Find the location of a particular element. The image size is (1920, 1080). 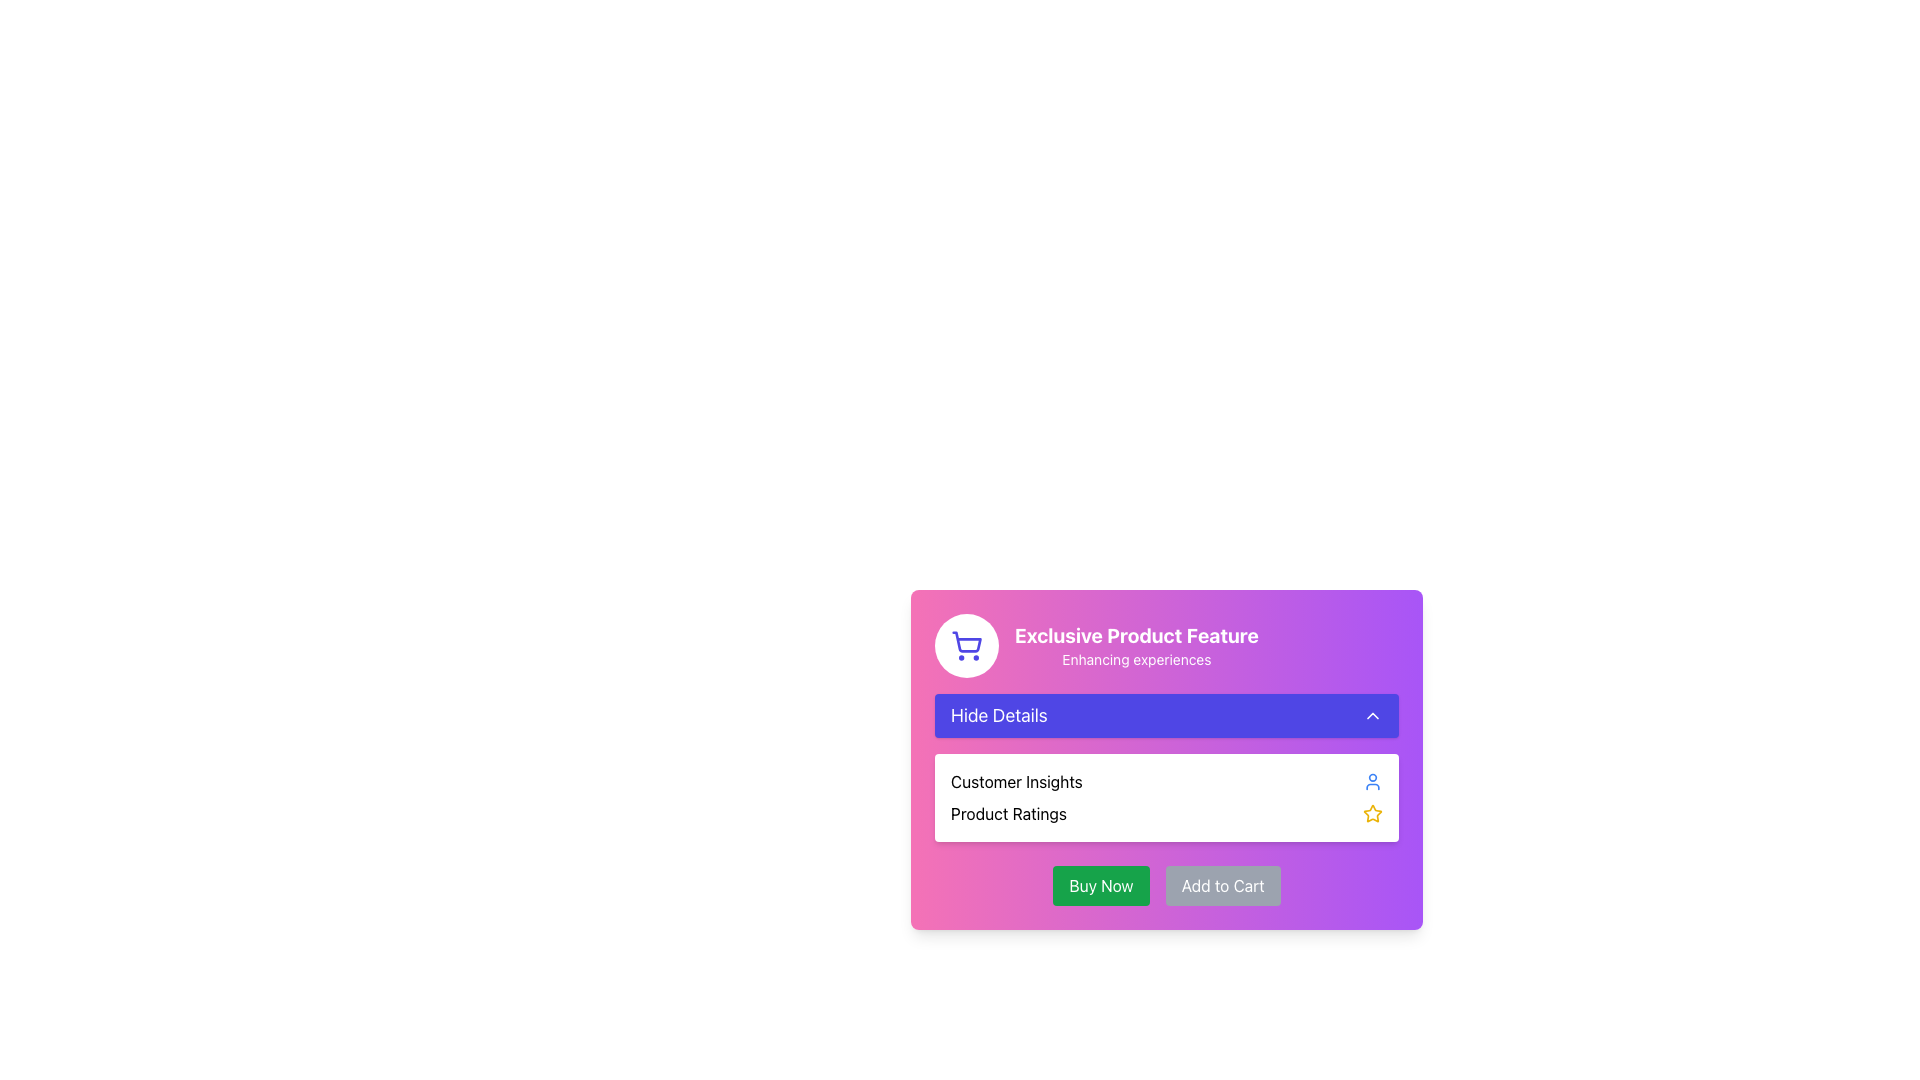

text label displaying 'Enhancing experiences.' located below the heading 'Exclusive Product Feature' on a purple gradient background is located at coordinates (1136, 659).